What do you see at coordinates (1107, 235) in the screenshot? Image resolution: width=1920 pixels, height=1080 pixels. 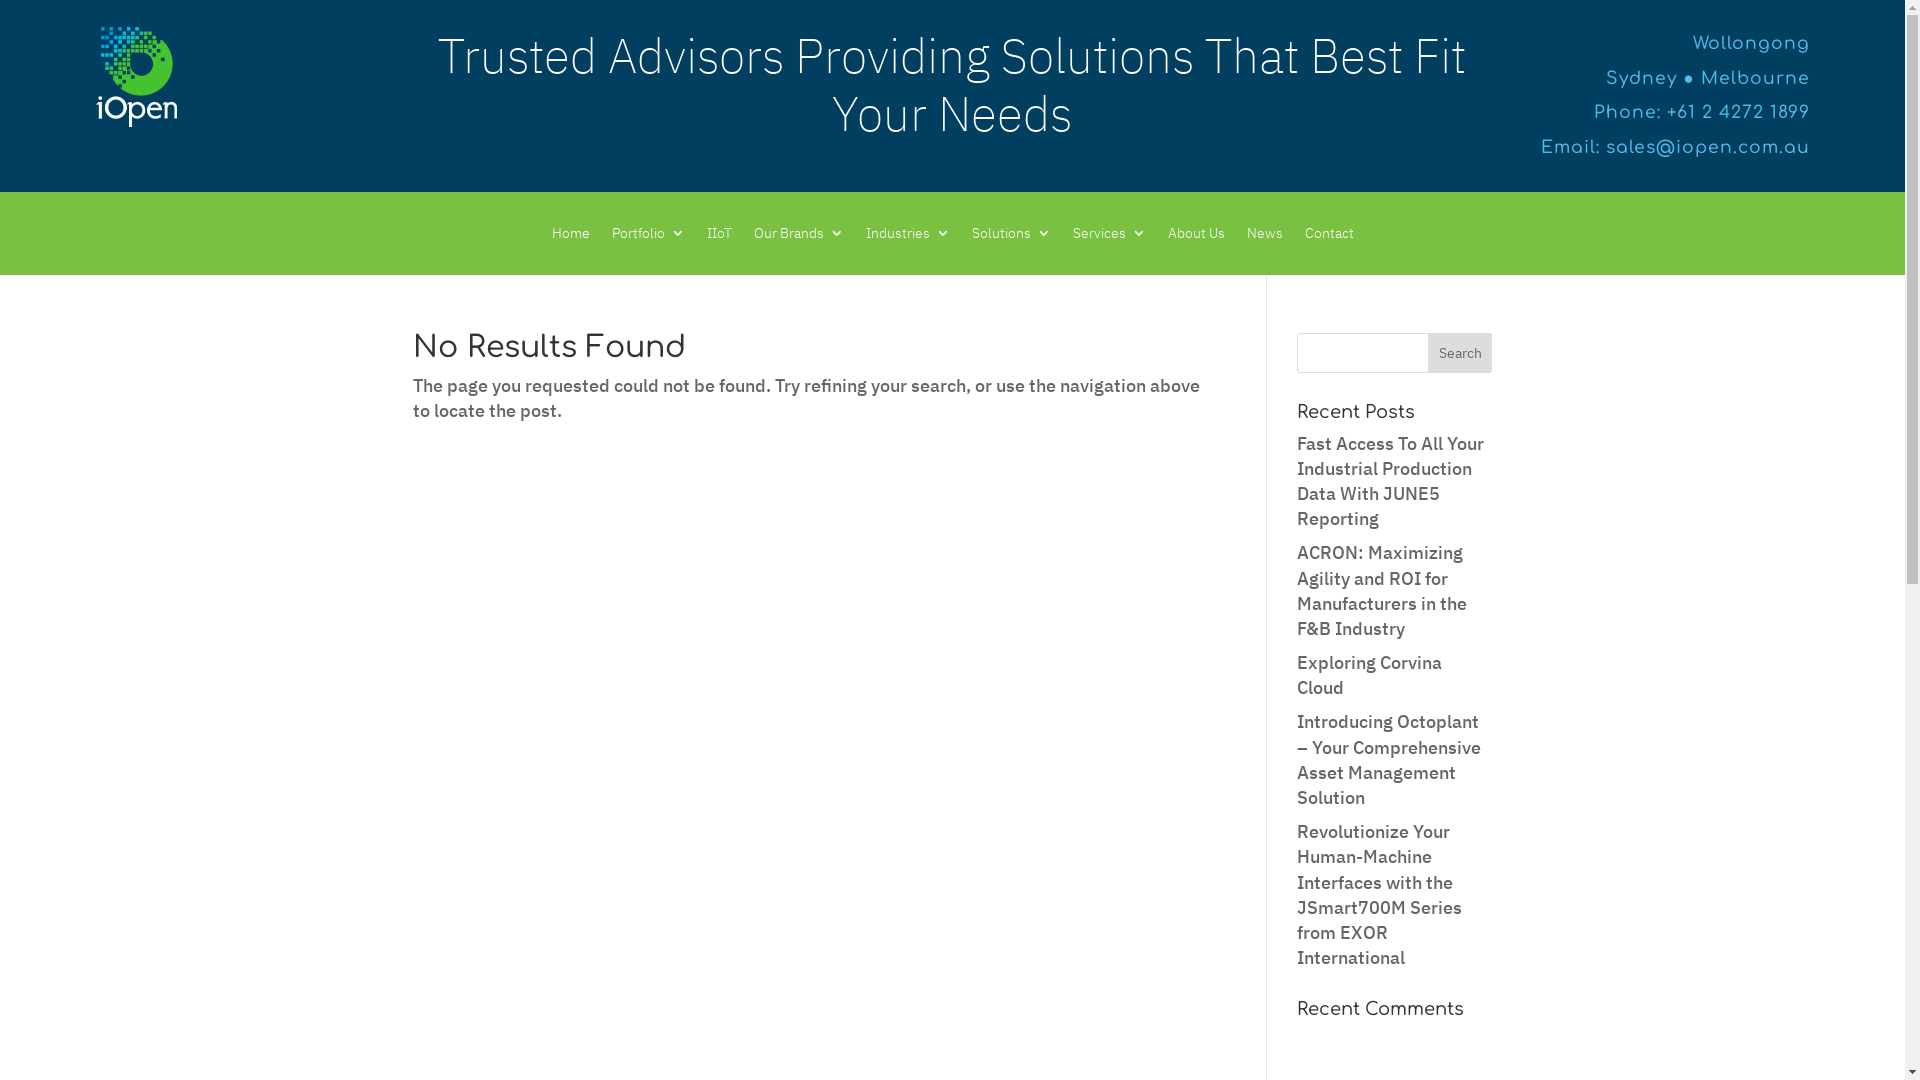 I see `'Services'` at bounding box center [1107, 235].